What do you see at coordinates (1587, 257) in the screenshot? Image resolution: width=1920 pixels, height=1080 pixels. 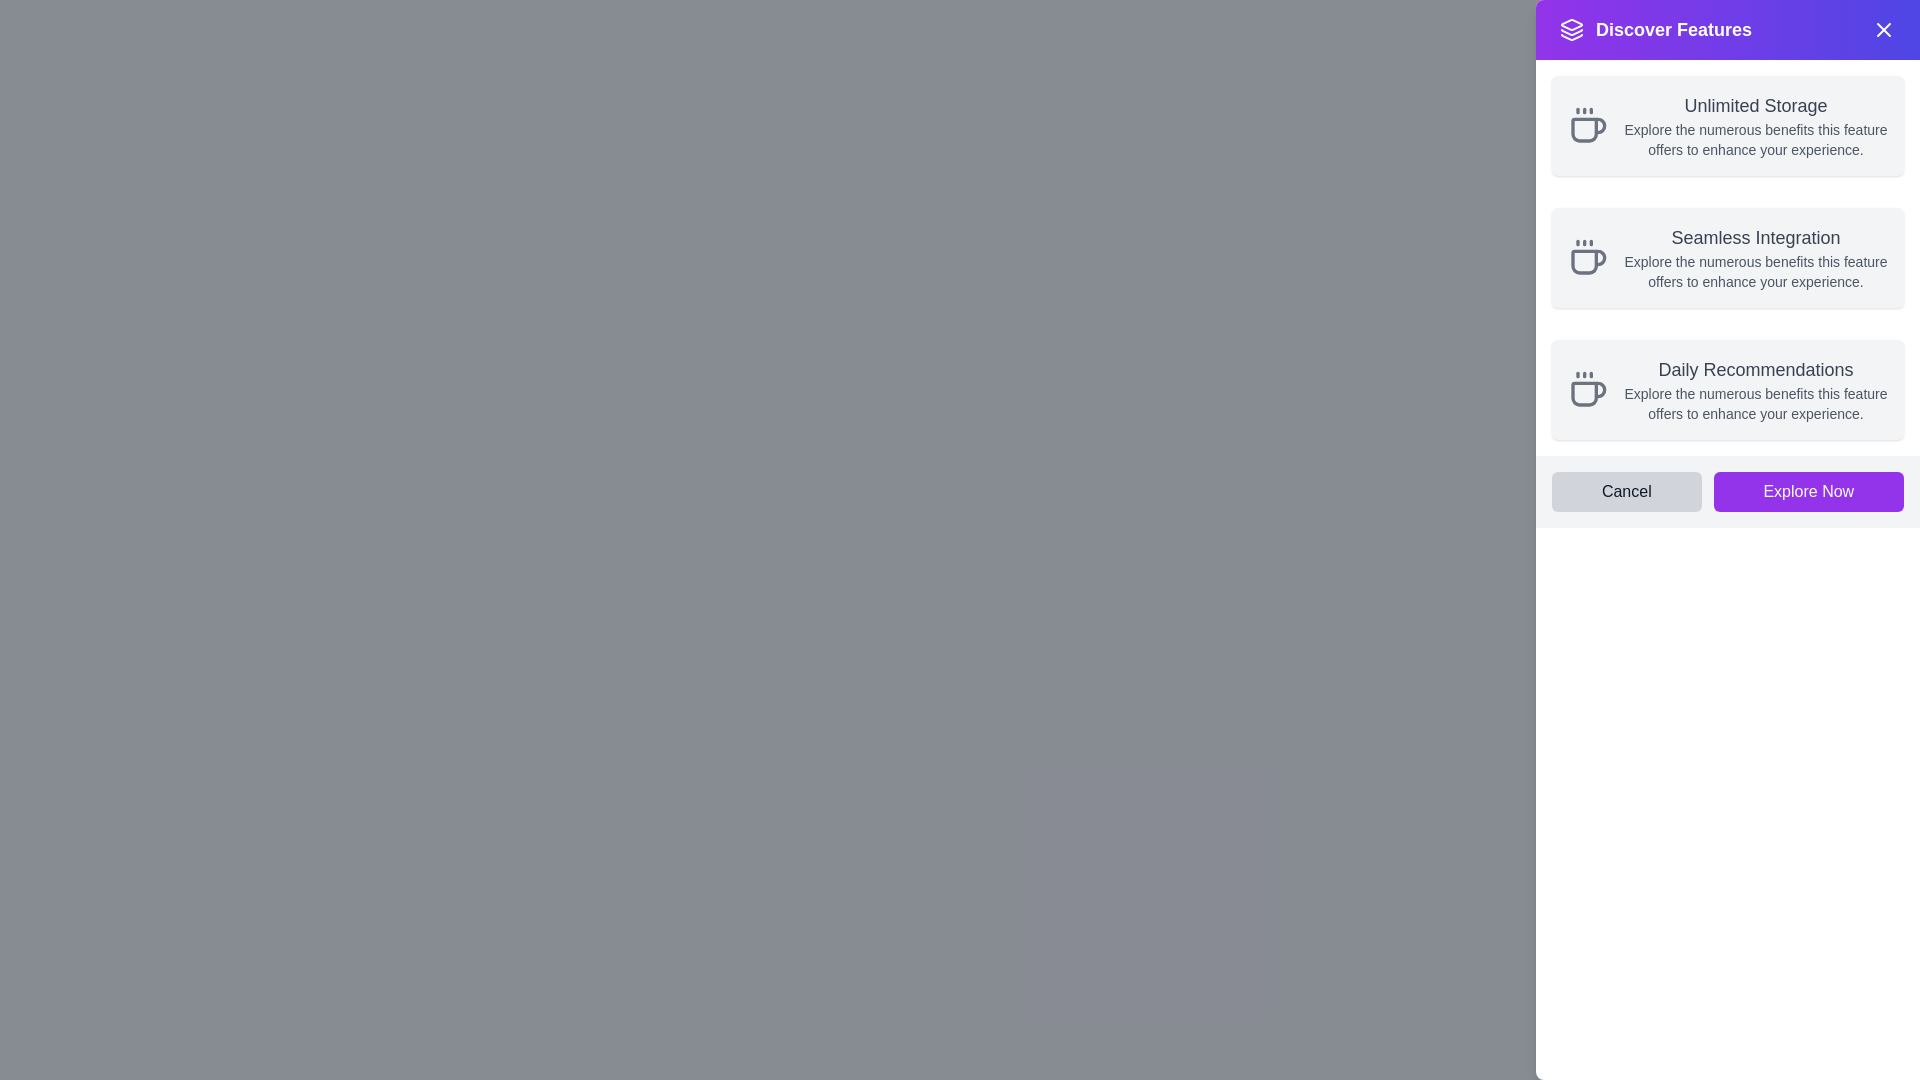 I see `the 'Seamless Integration' icon, which is located within the second card of the 'Discover Features' section, positioned to the left of the text content` at bounding box center [1587, 257].